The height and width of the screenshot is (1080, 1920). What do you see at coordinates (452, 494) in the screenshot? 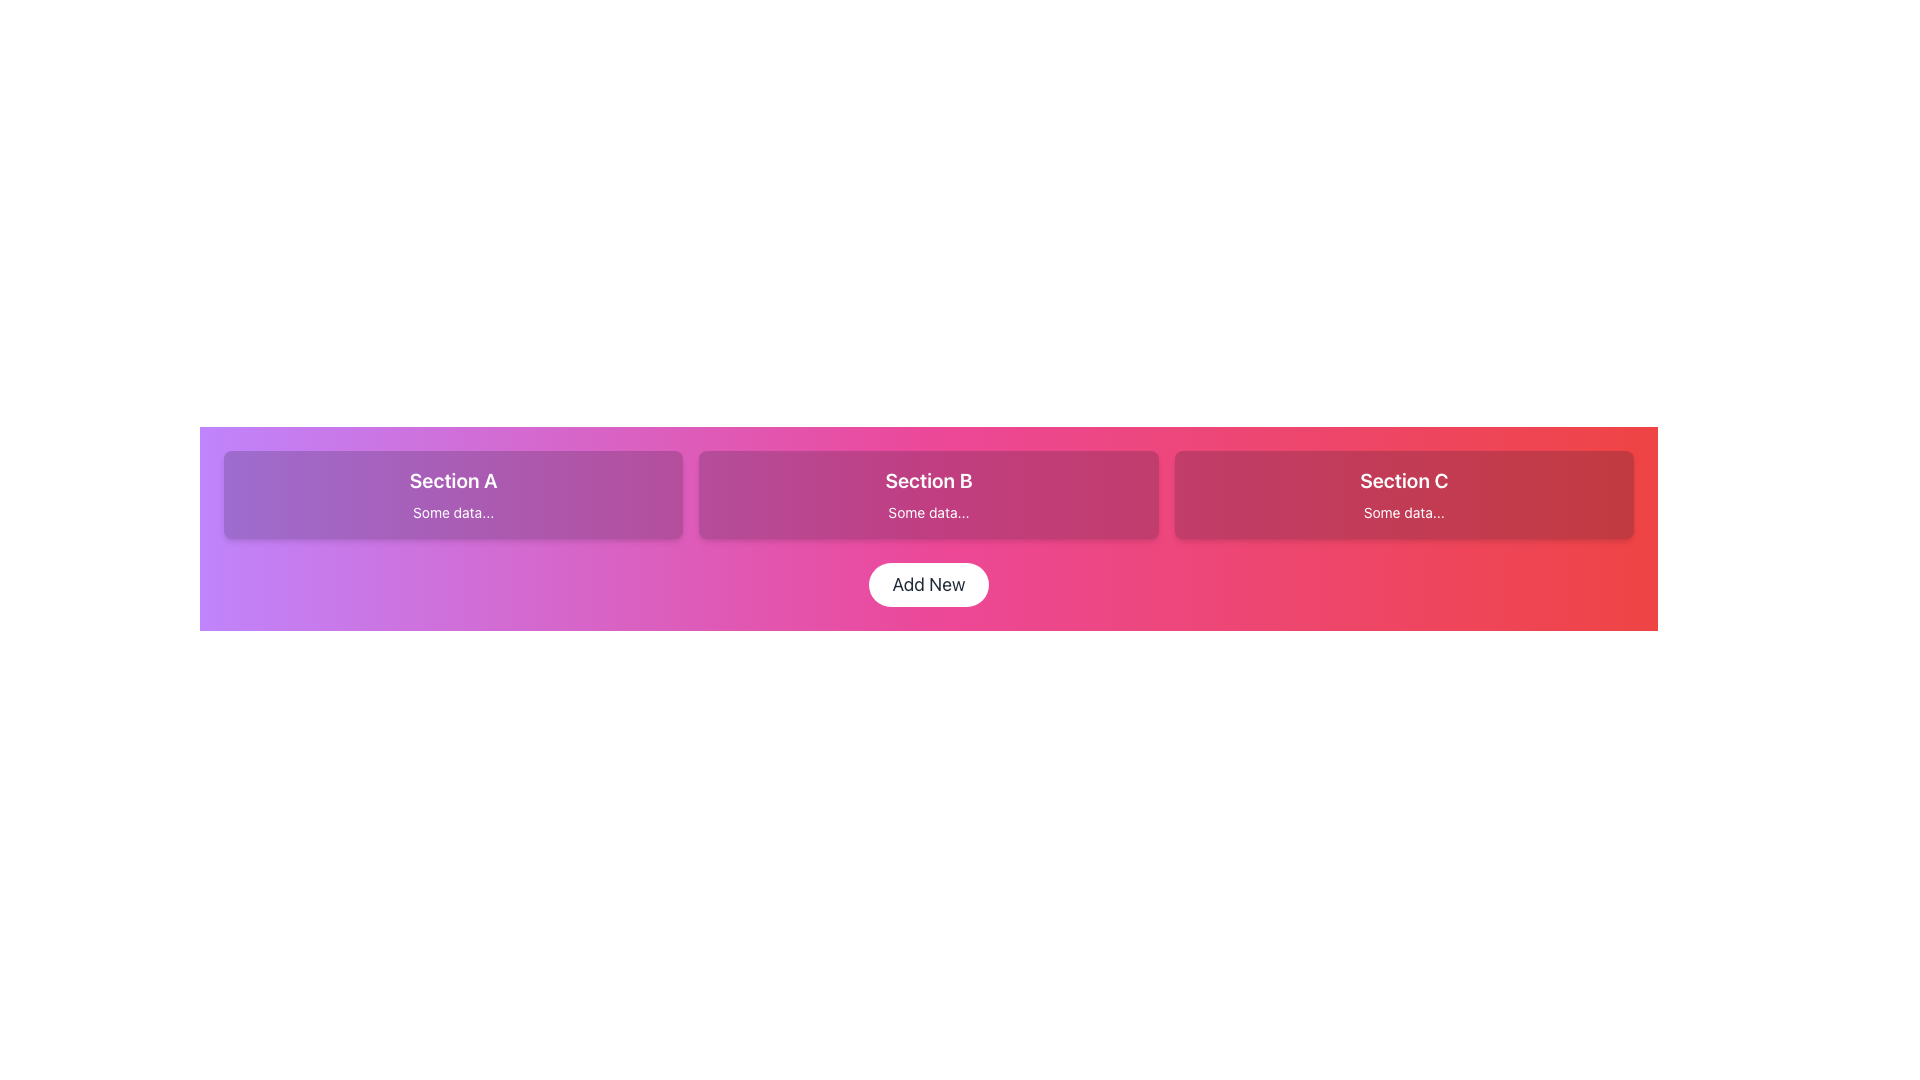
I see `the 'Section A' Card element, which has a gradient background from purple to pink and displays the text 'Section A' in bold and 'Some data...' in smaller font` at bounding box center [452, 494].